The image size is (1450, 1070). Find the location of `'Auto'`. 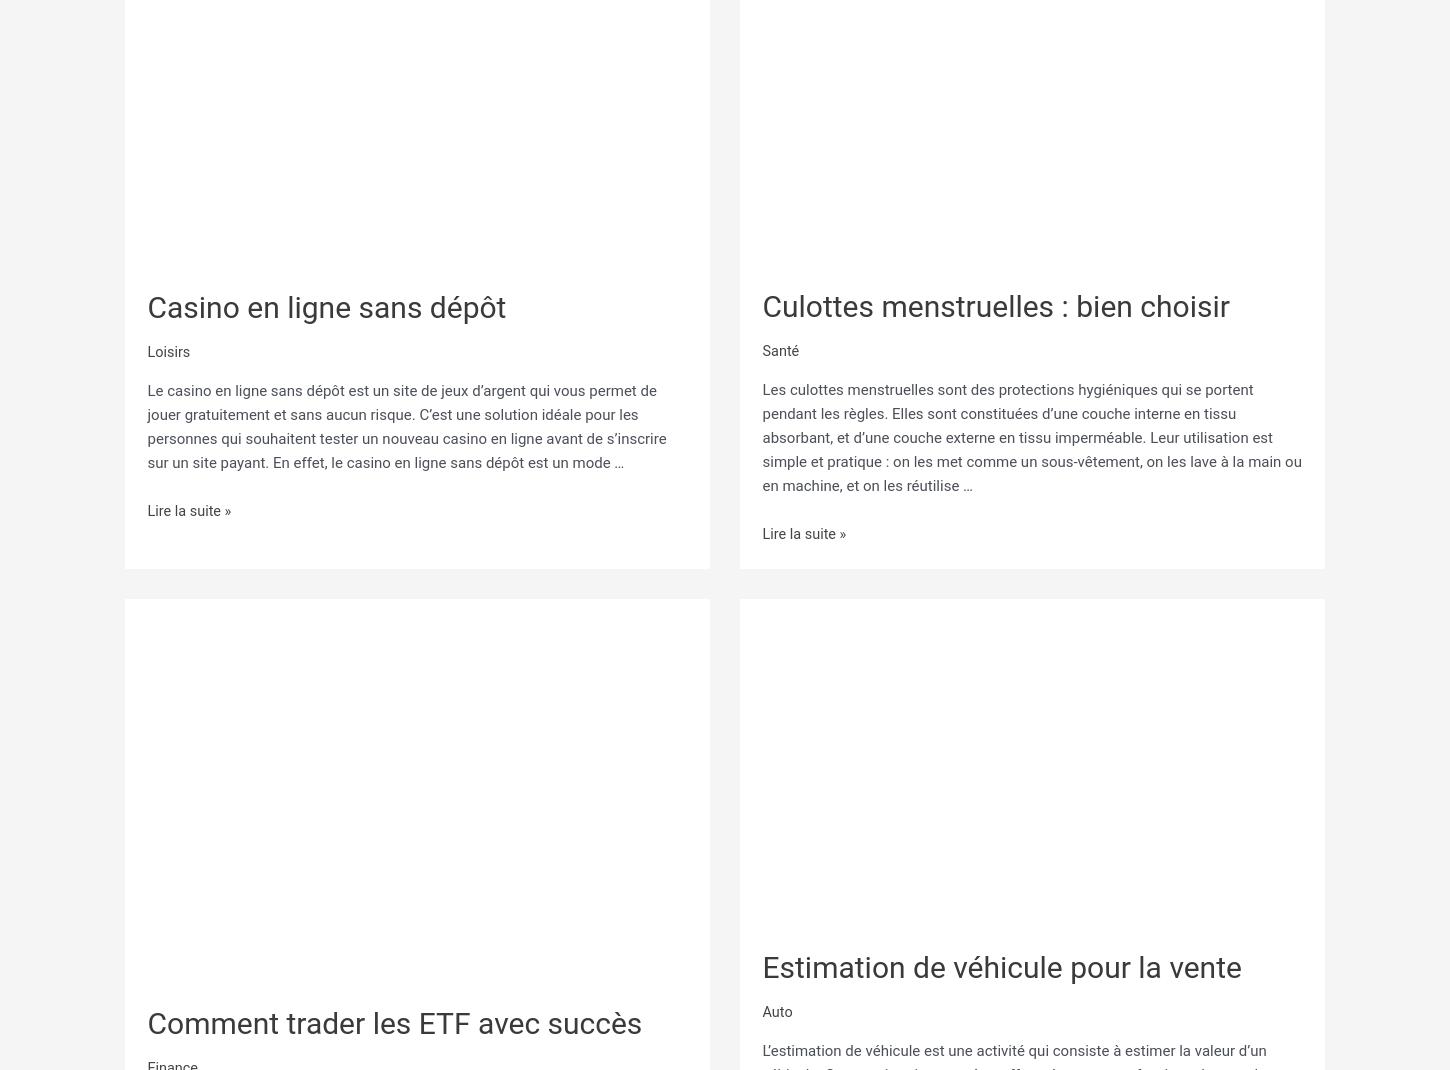

'Auto' is located at coordinates (777, 1006).